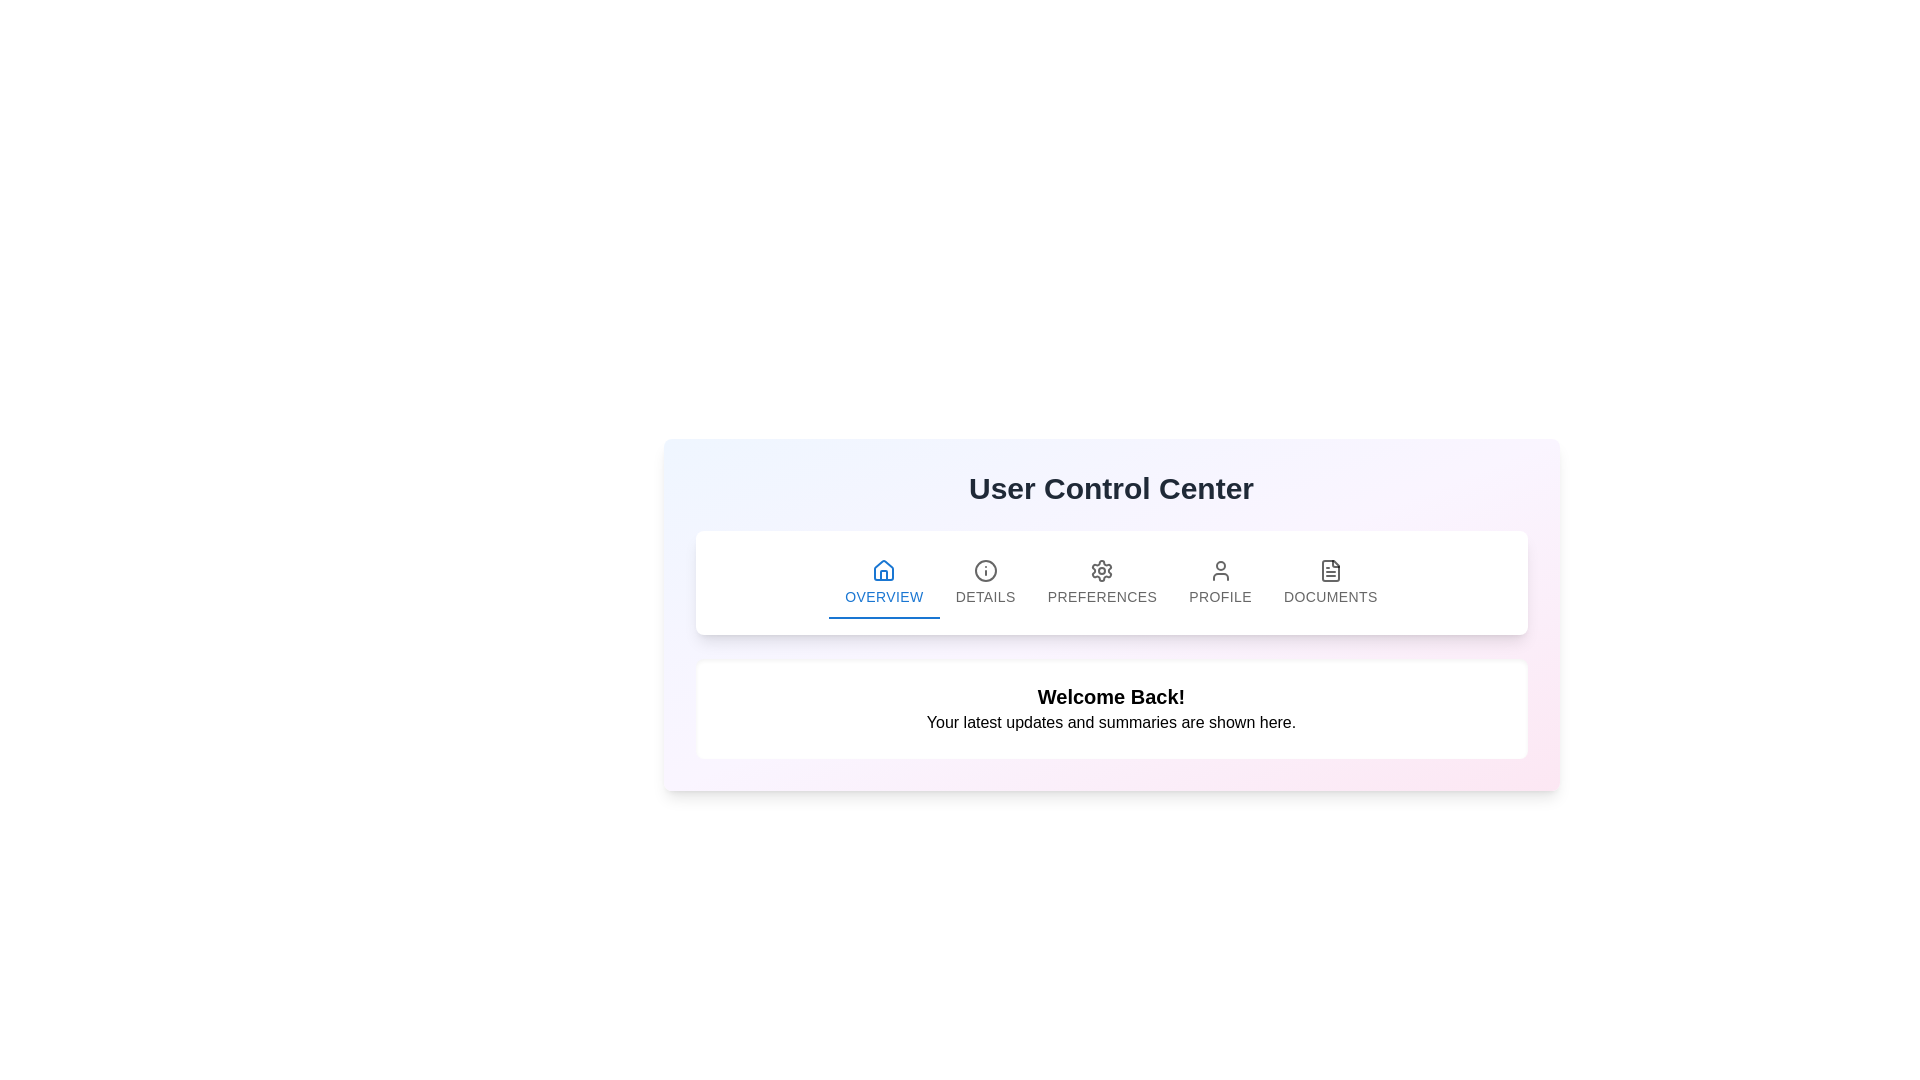  I want to click on the horizontal indicator bar located under the 'Overview' tab in the navigation bar, which indicates the currently selected tab, so click(883, 616).